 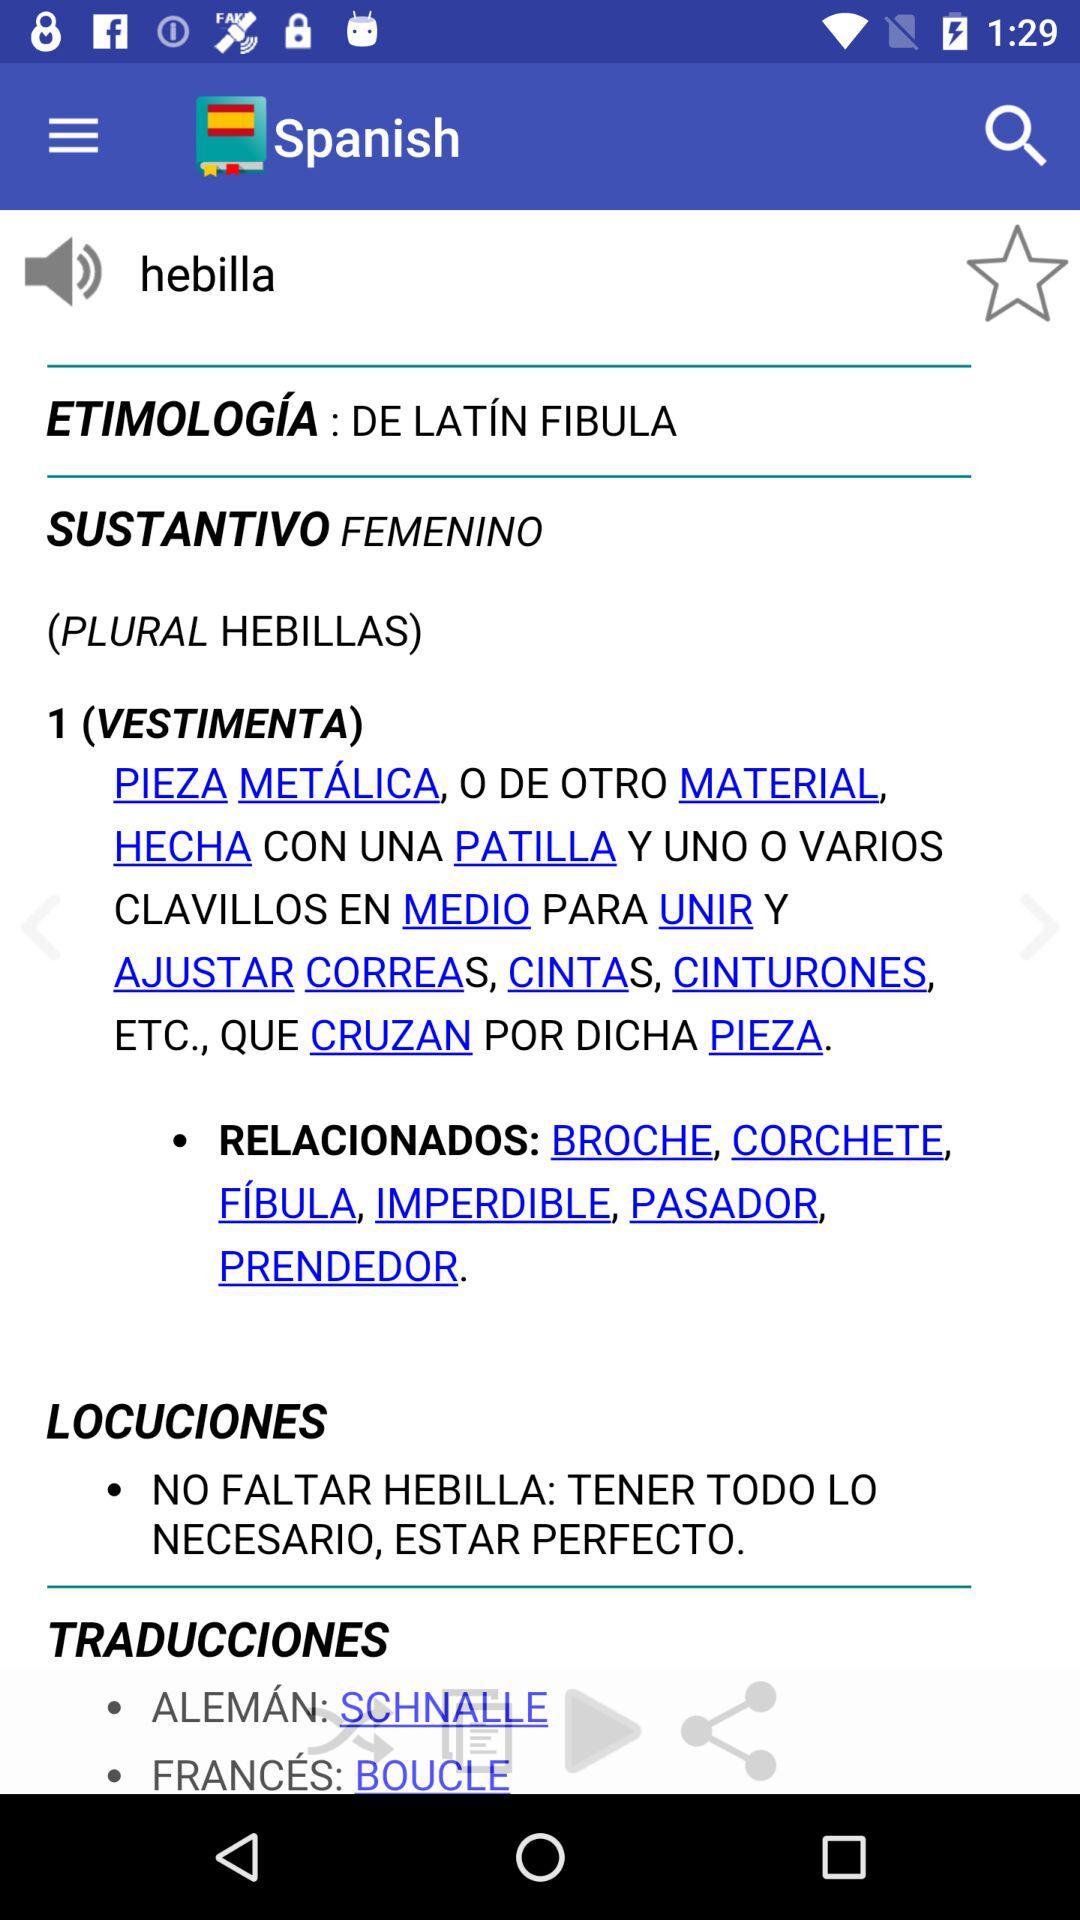 What do you see at coordinates (61, 272) in the screenshot?
I see `the volume icon` at bounding box center [61, 272].